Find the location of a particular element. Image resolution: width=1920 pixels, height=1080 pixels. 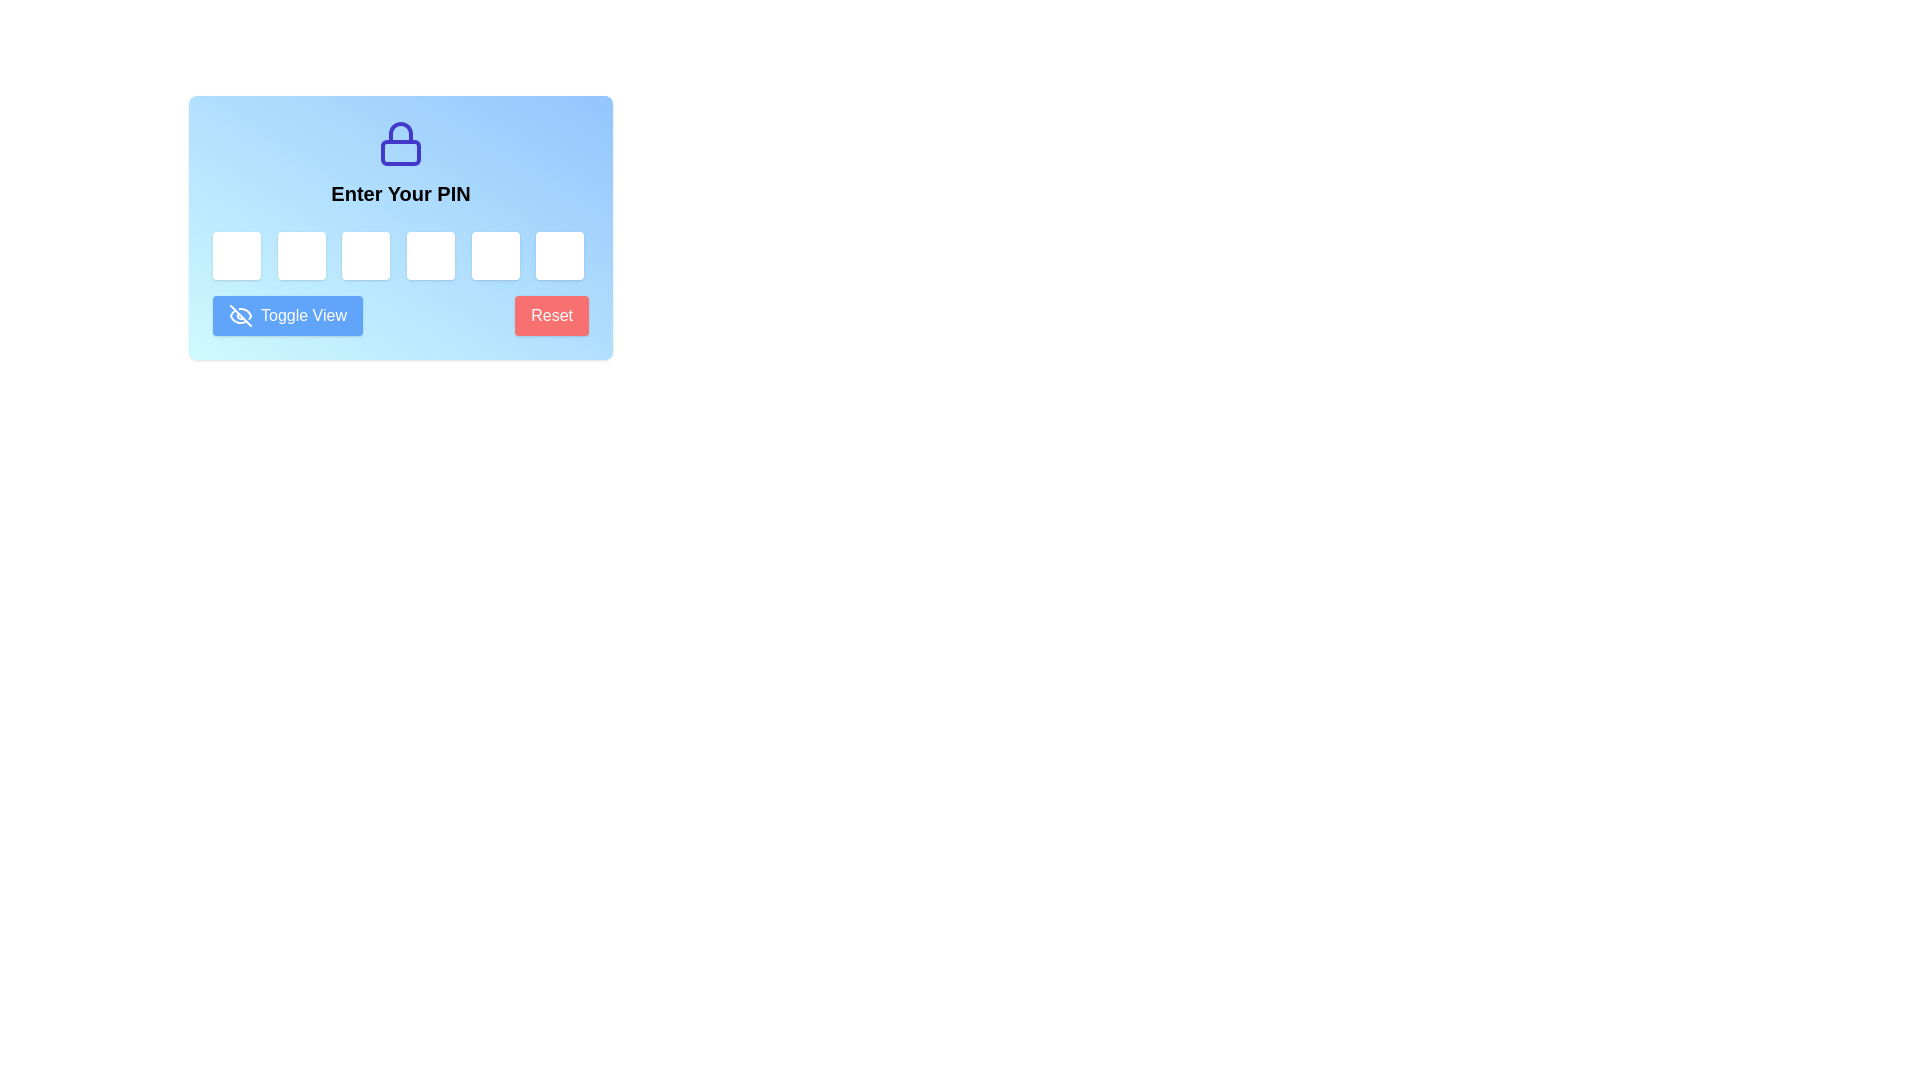

the rectangular spacer located between the 'Toggle View' button on the left and the 'Reset' button on the right, situated centrally beneath six PIN input fields is located at coordinates (400, 315).